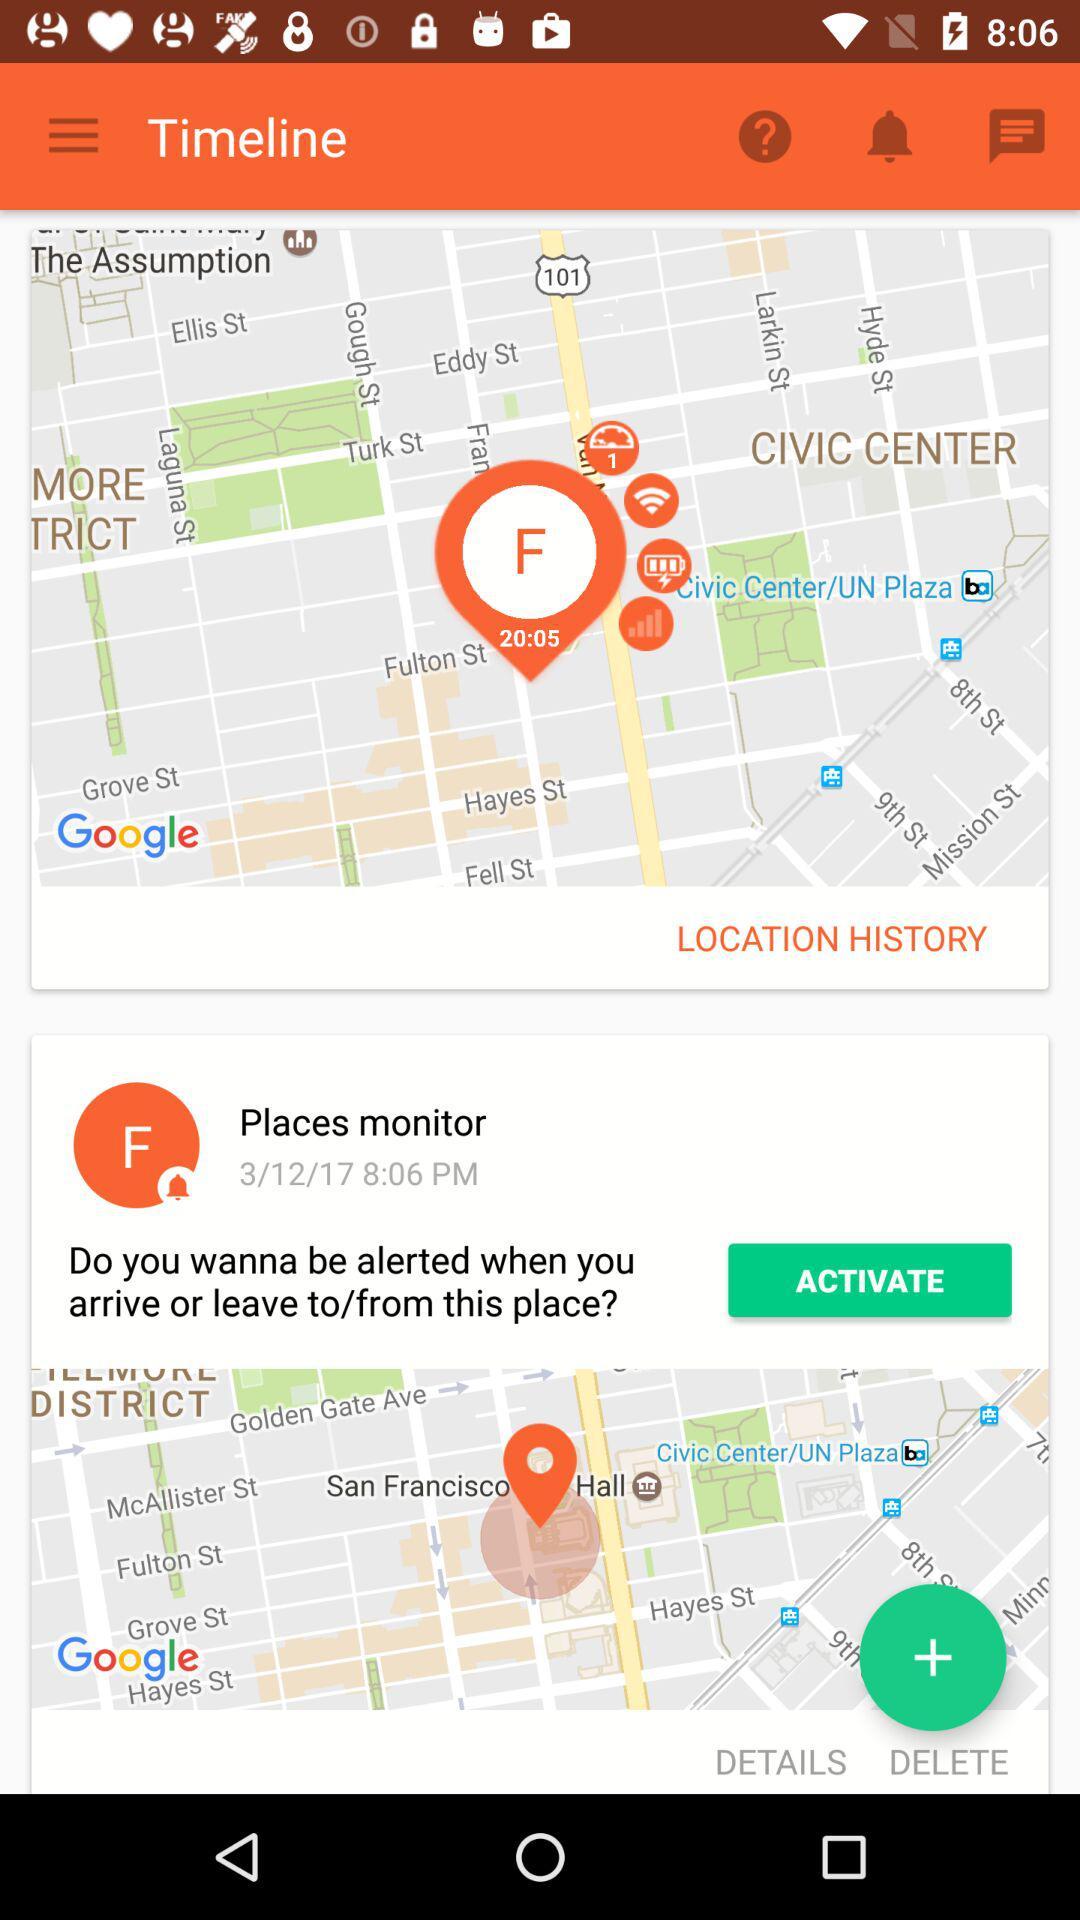 This screenshot has width=1080, height=1920. Describe the element at coordinates (933, 1657) in the screenshot. I see `the add icon` at that location.